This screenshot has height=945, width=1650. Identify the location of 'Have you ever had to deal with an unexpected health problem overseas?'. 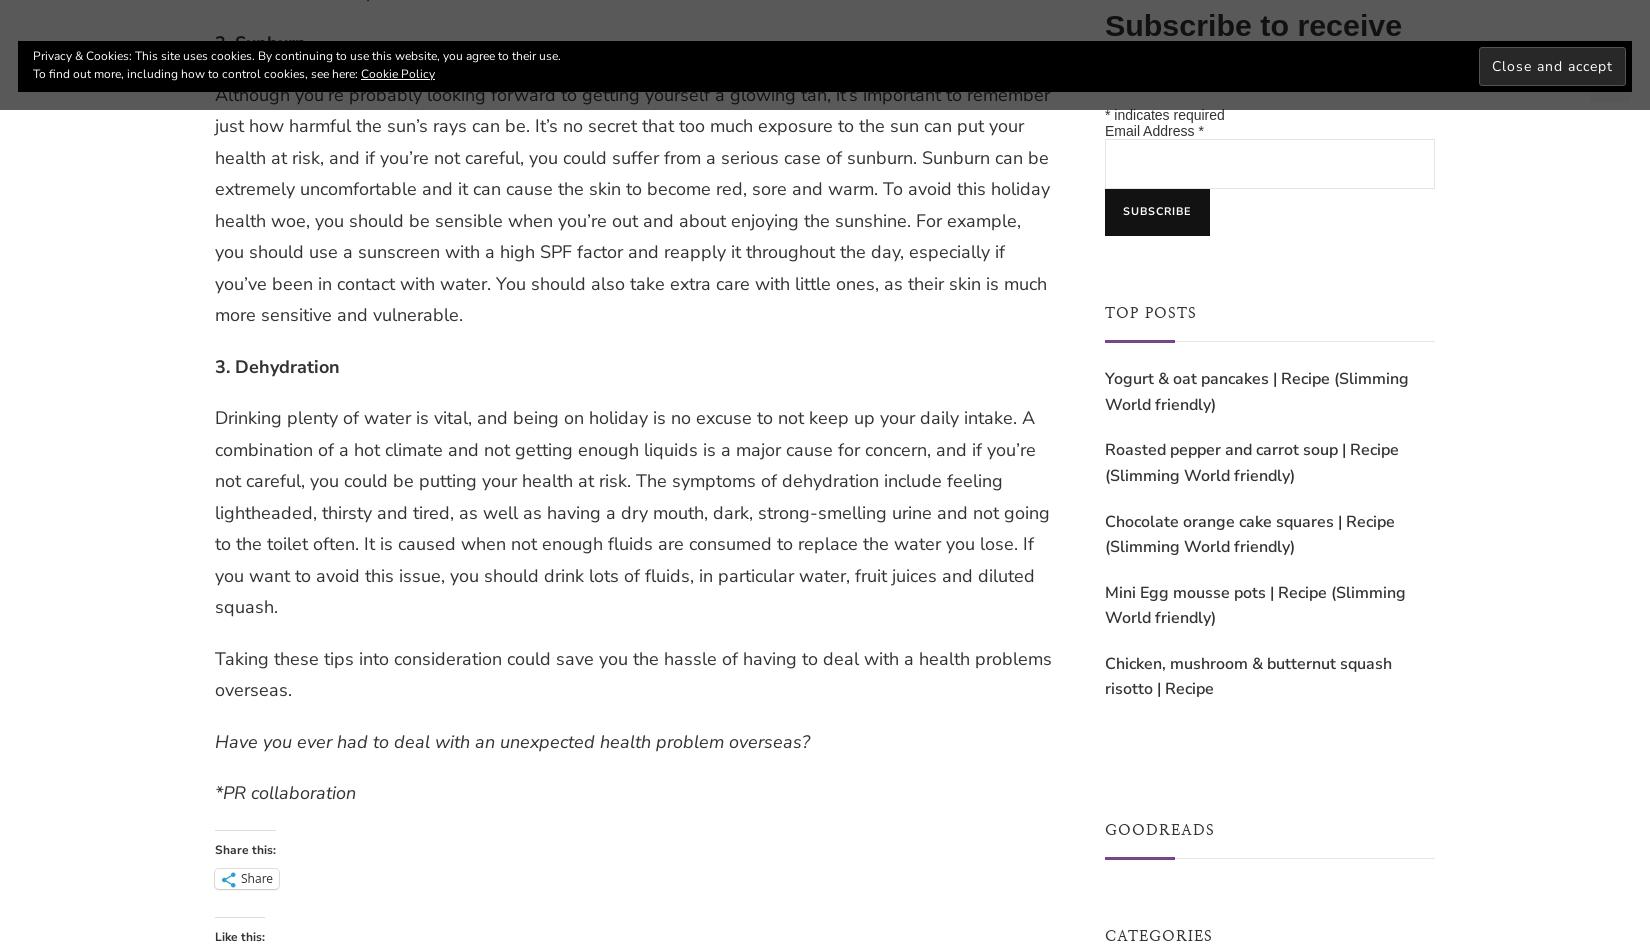
(511, 740).